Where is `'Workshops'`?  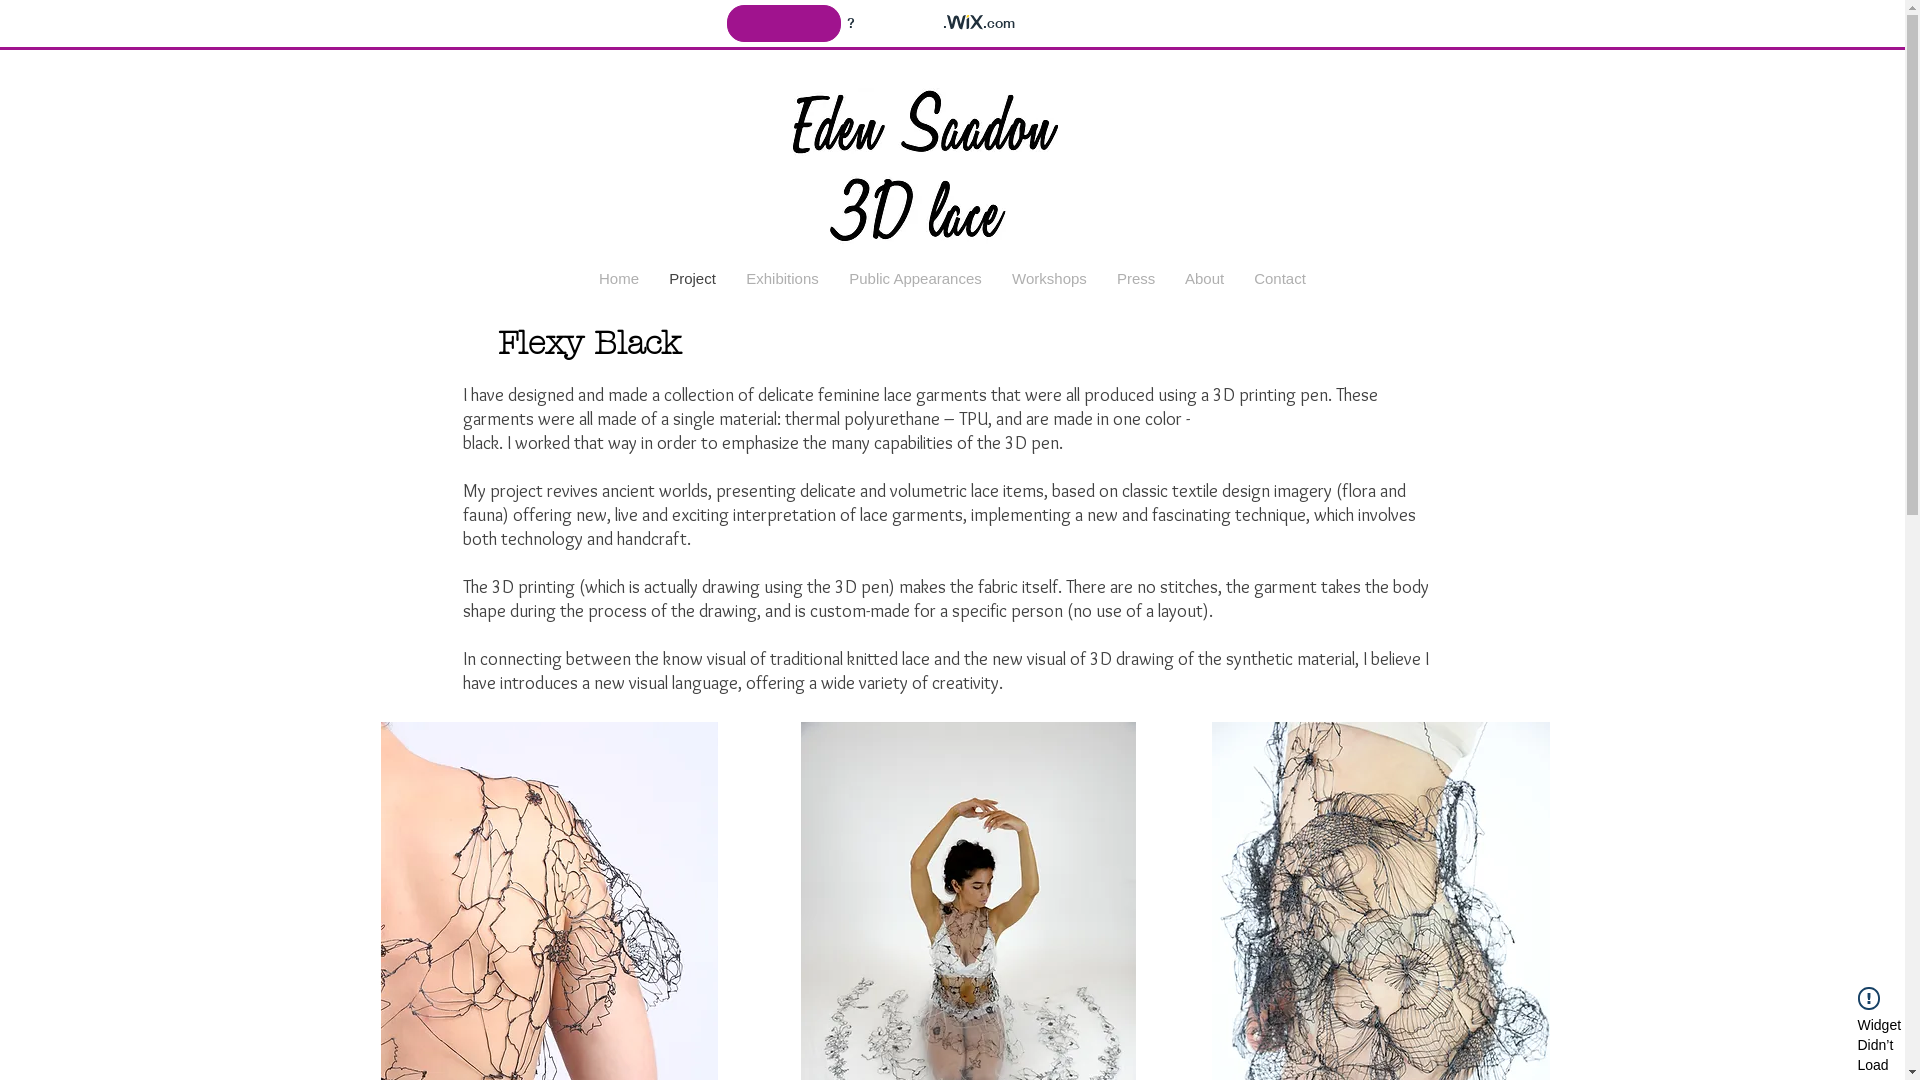 'Workshops' is located at coordinates (1048, 278).